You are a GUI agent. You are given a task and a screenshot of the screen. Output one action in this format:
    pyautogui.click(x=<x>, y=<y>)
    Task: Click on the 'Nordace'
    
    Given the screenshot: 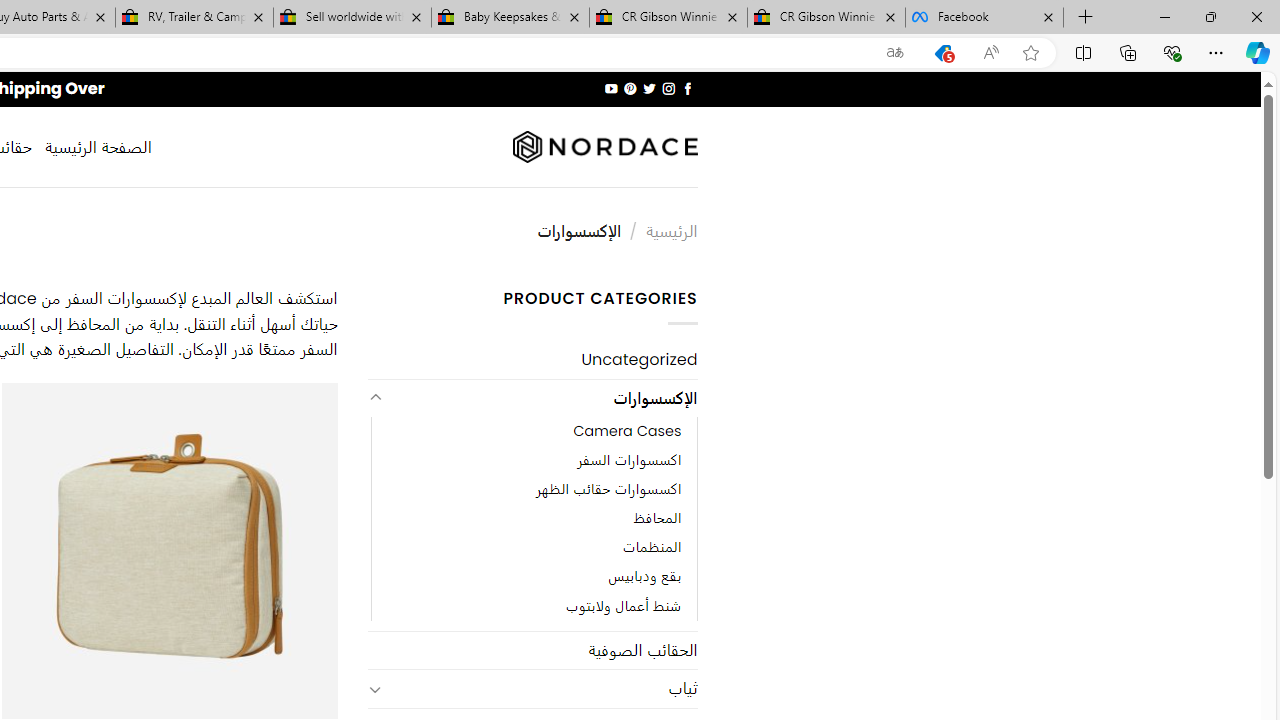 What is the action you would take?
    pyautogui.click(x=603, y=146)
    